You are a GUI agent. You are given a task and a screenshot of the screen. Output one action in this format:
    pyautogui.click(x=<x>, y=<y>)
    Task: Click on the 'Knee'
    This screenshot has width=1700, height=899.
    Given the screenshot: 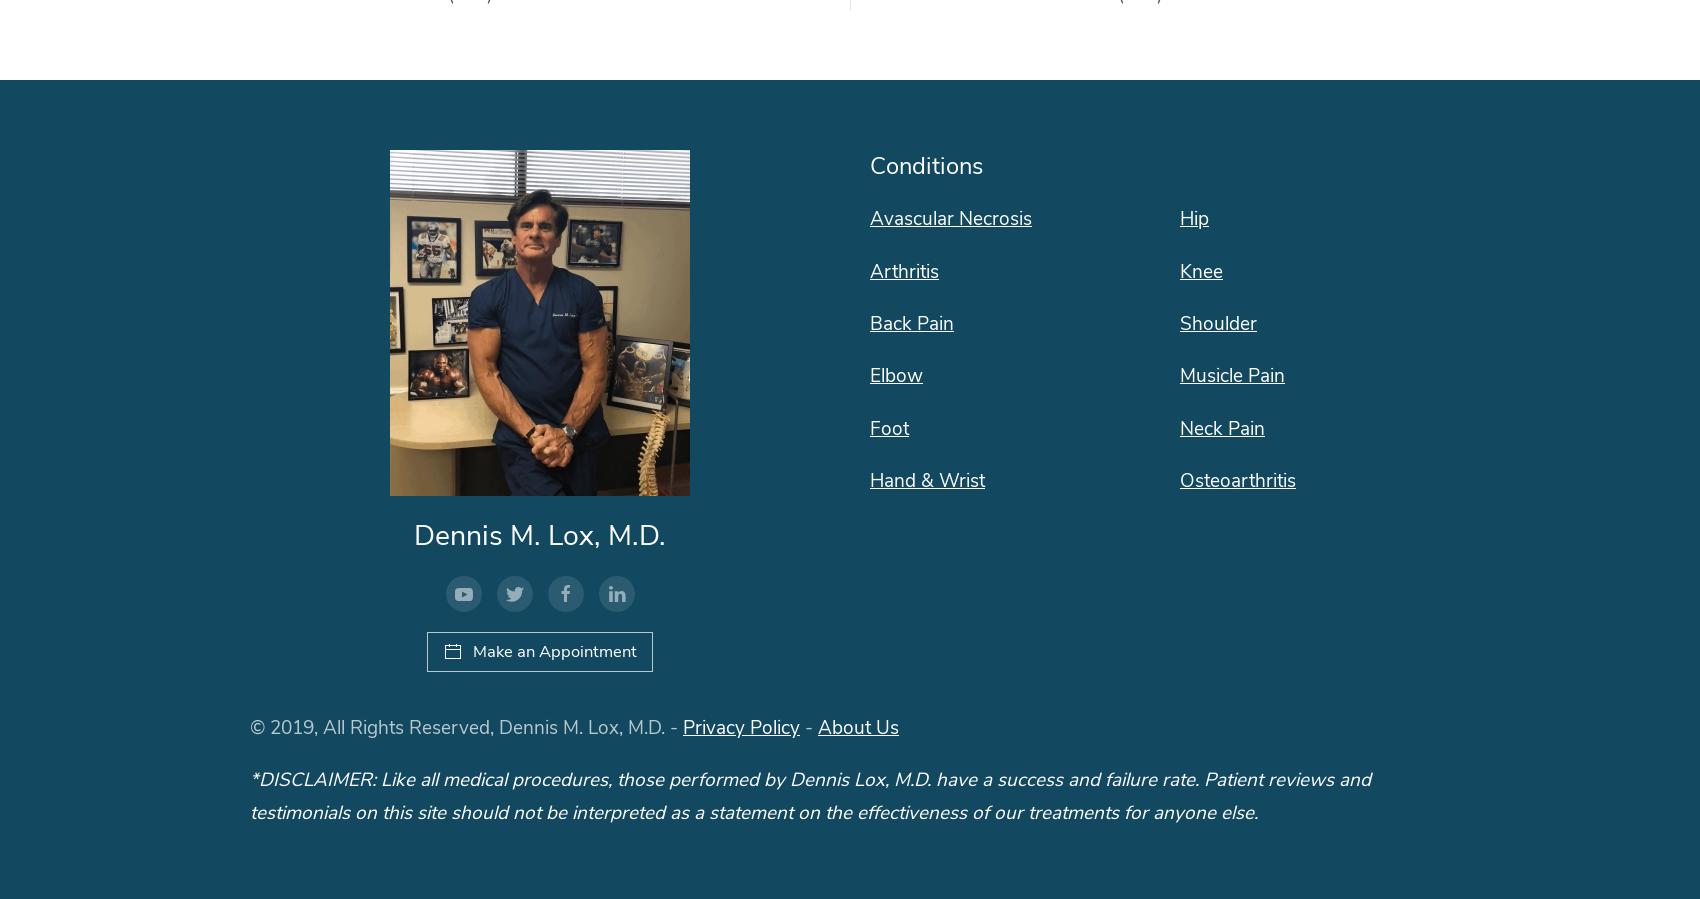 What is the action you would take?
    pyautogui.click(x=1200, y=270)
    